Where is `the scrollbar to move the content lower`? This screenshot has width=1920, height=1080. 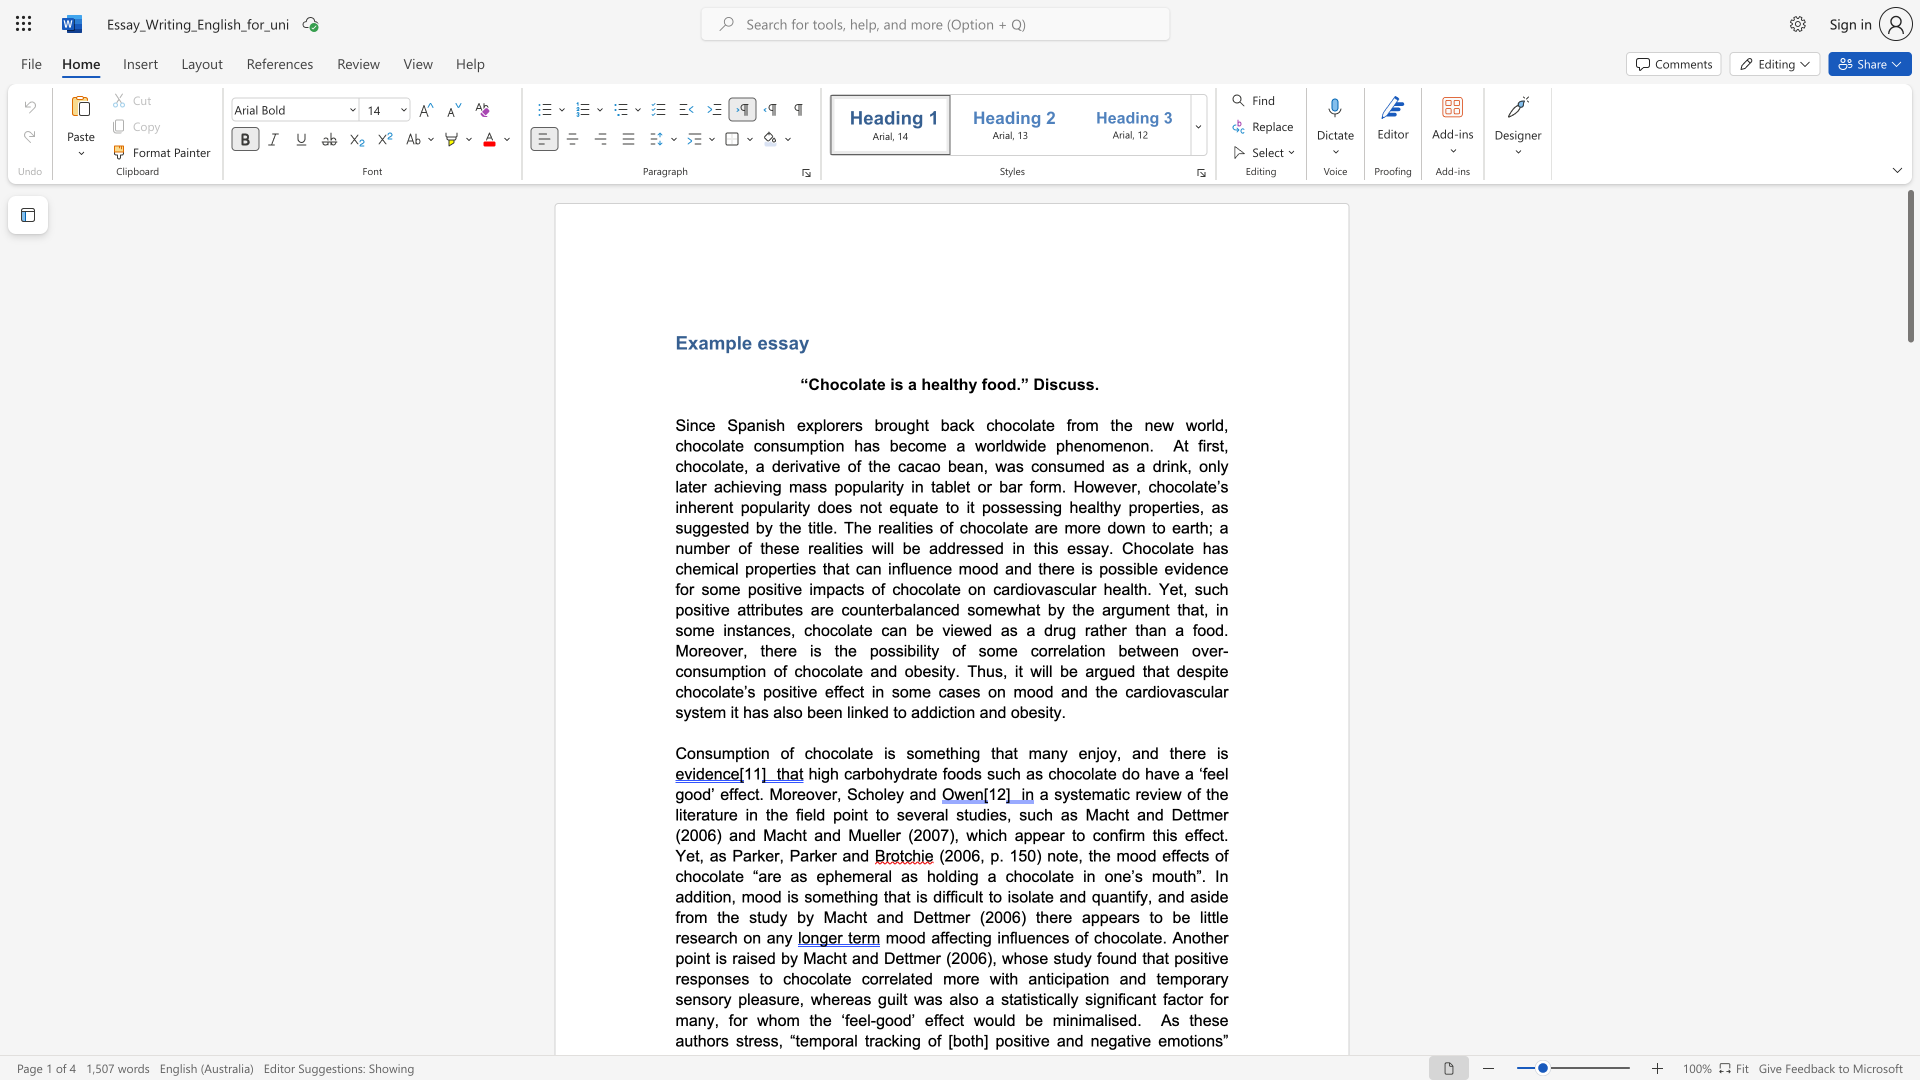
the scrollbar to move the content lower is located at coordinates (1909, 729).